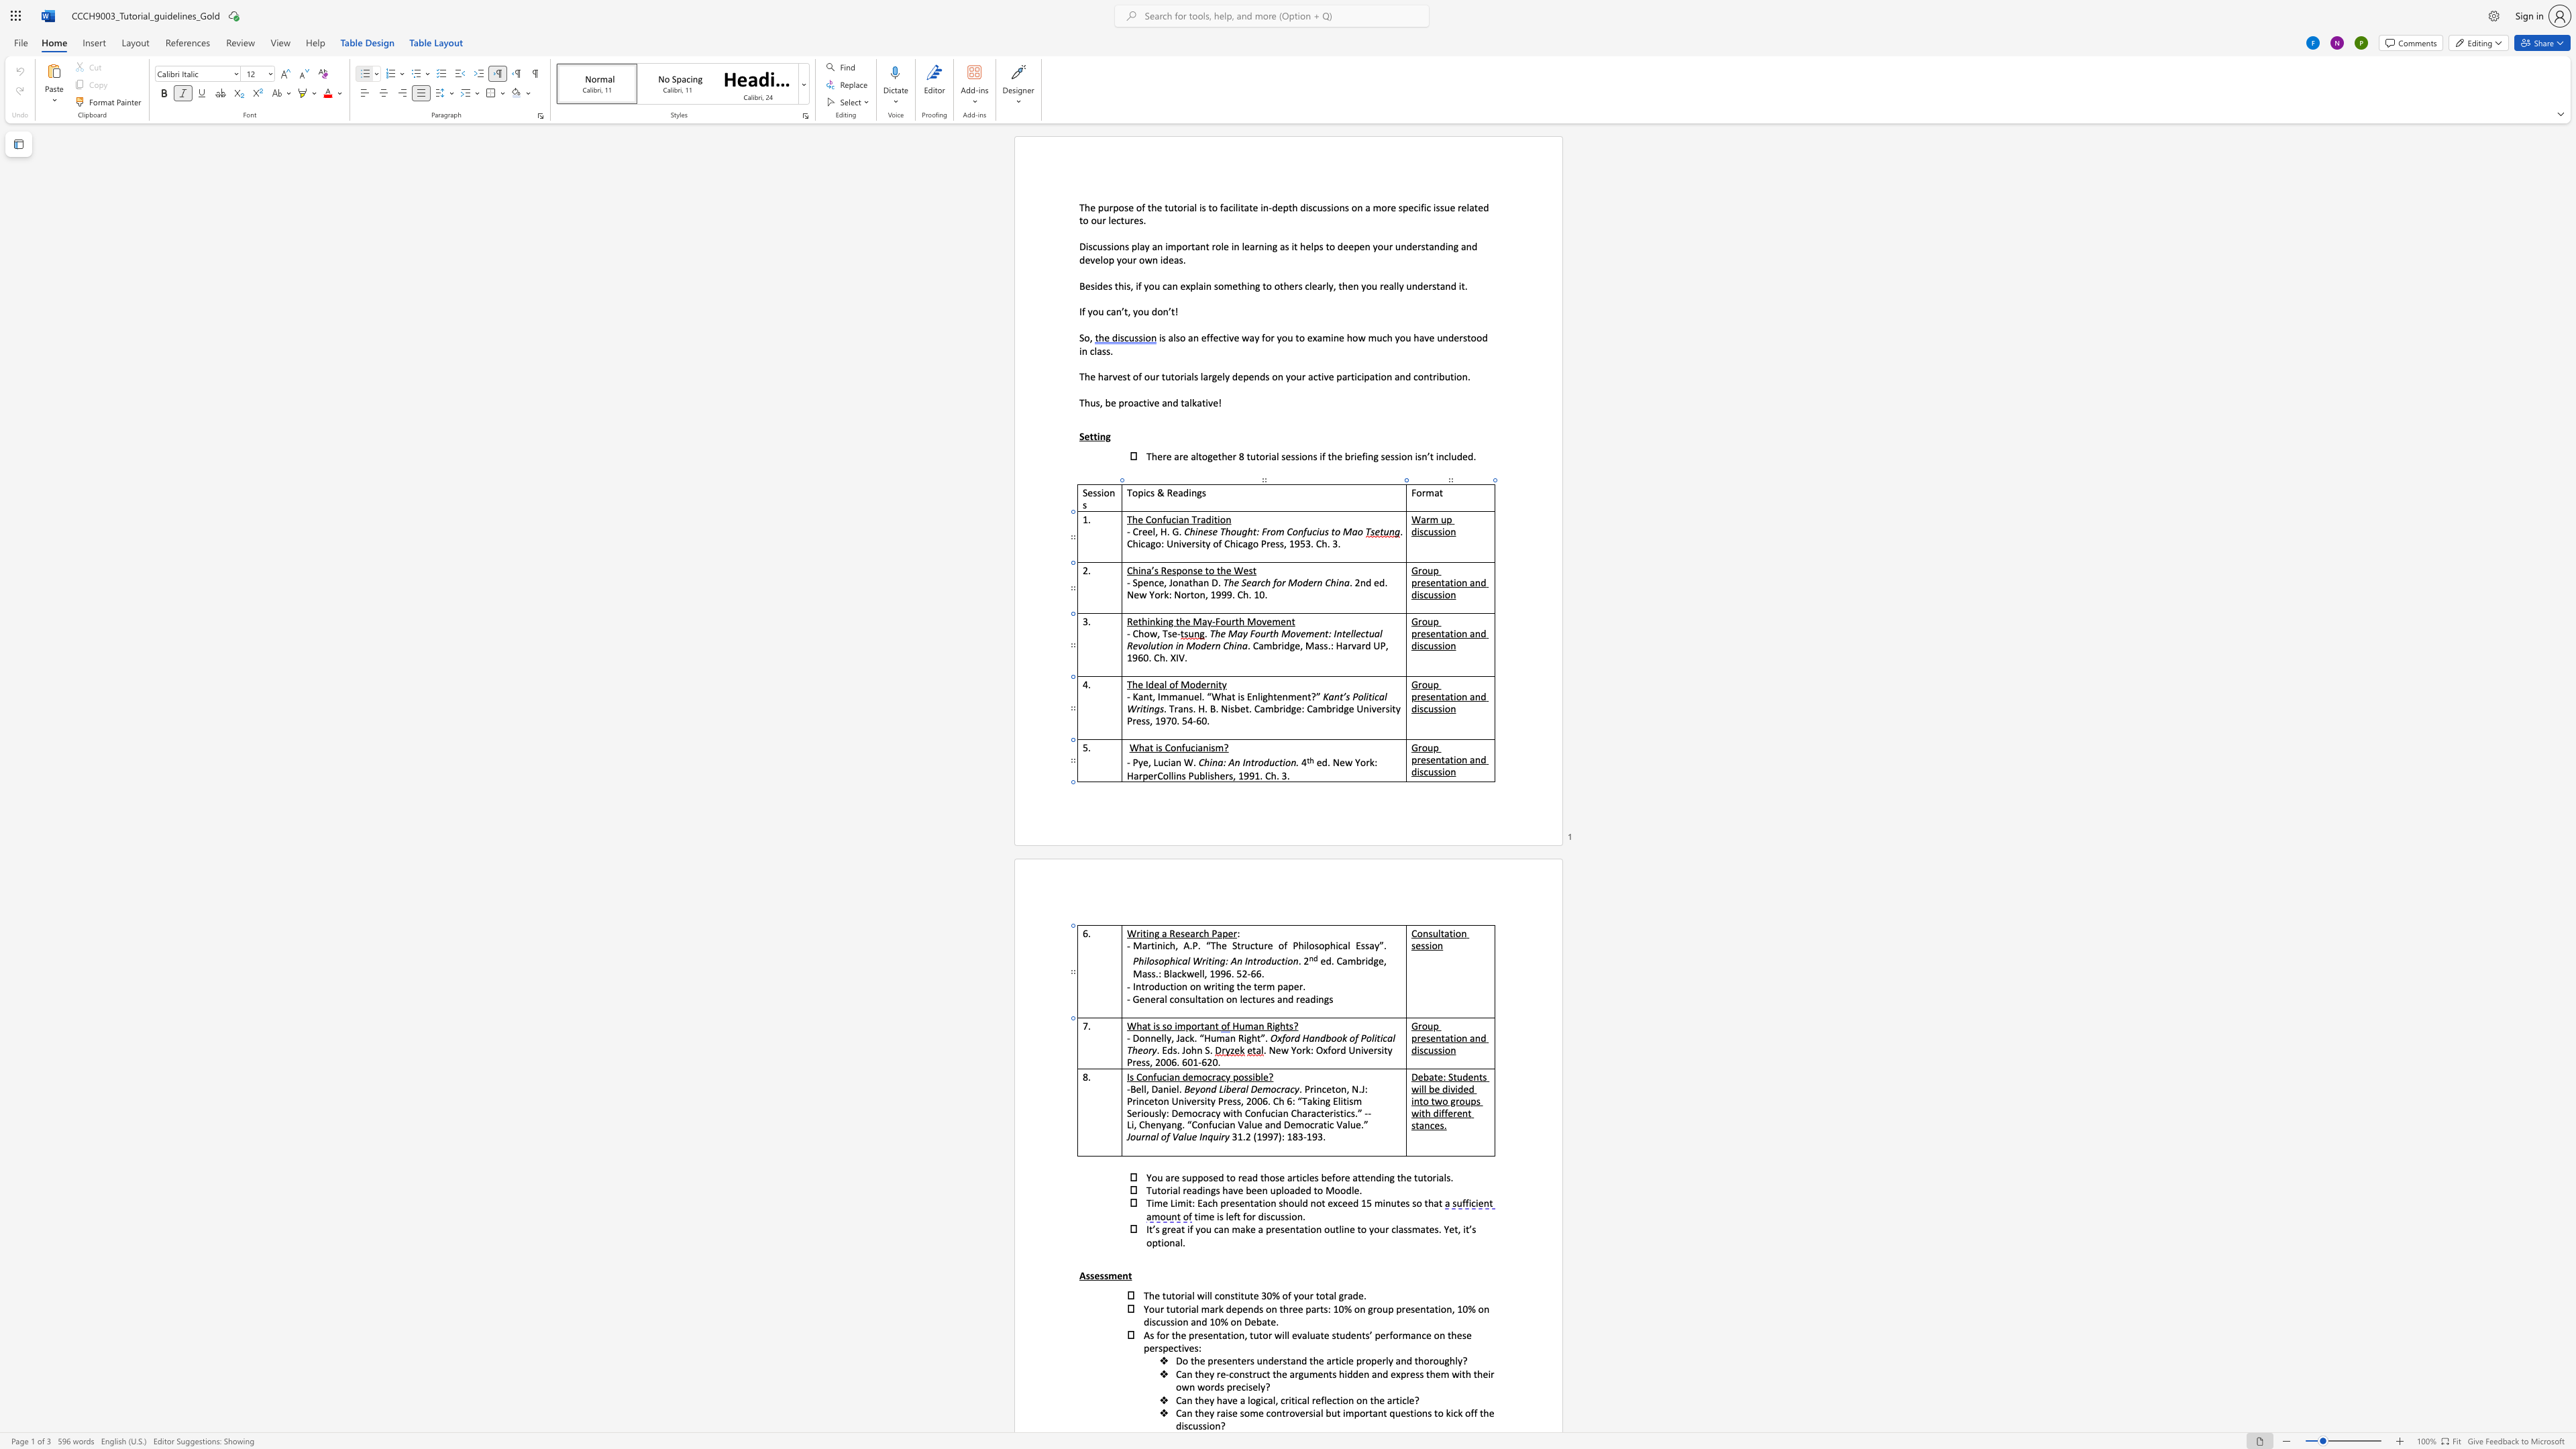 This screenshot has height=1449, width=2576. What do you see at coordinates (1156, 986) in the screenshot?
I see `the 1th character "d" in the text` at bounding box center [1156, 986].